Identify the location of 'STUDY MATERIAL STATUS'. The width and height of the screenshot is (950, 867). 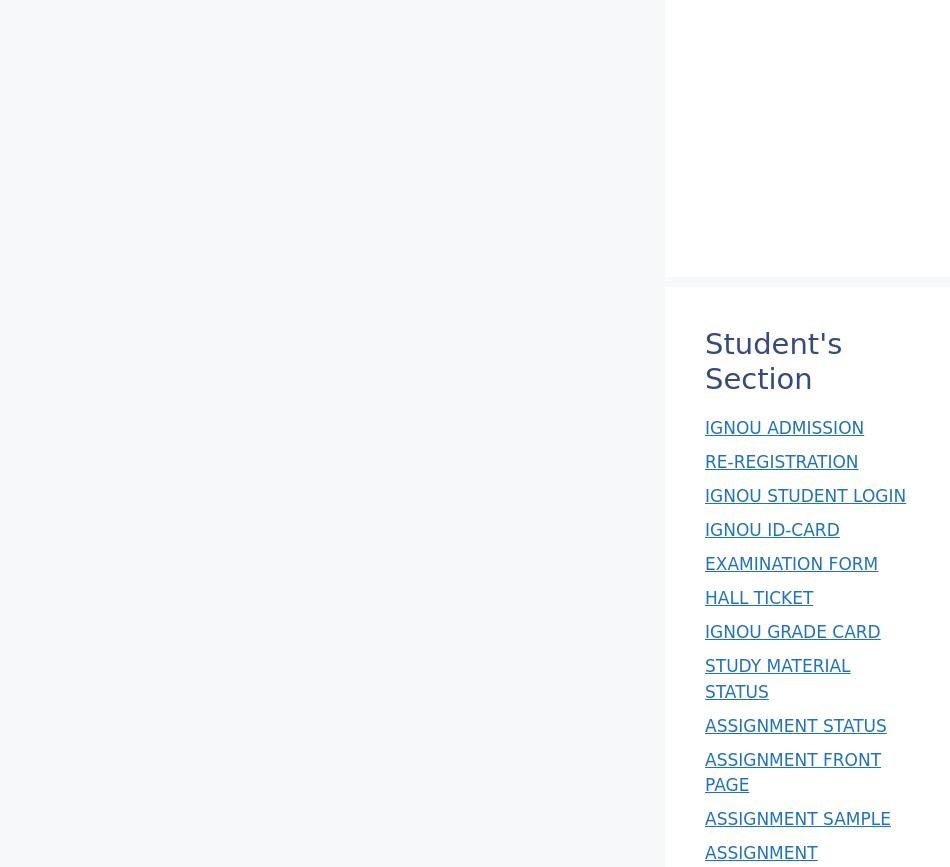
(776, 677).